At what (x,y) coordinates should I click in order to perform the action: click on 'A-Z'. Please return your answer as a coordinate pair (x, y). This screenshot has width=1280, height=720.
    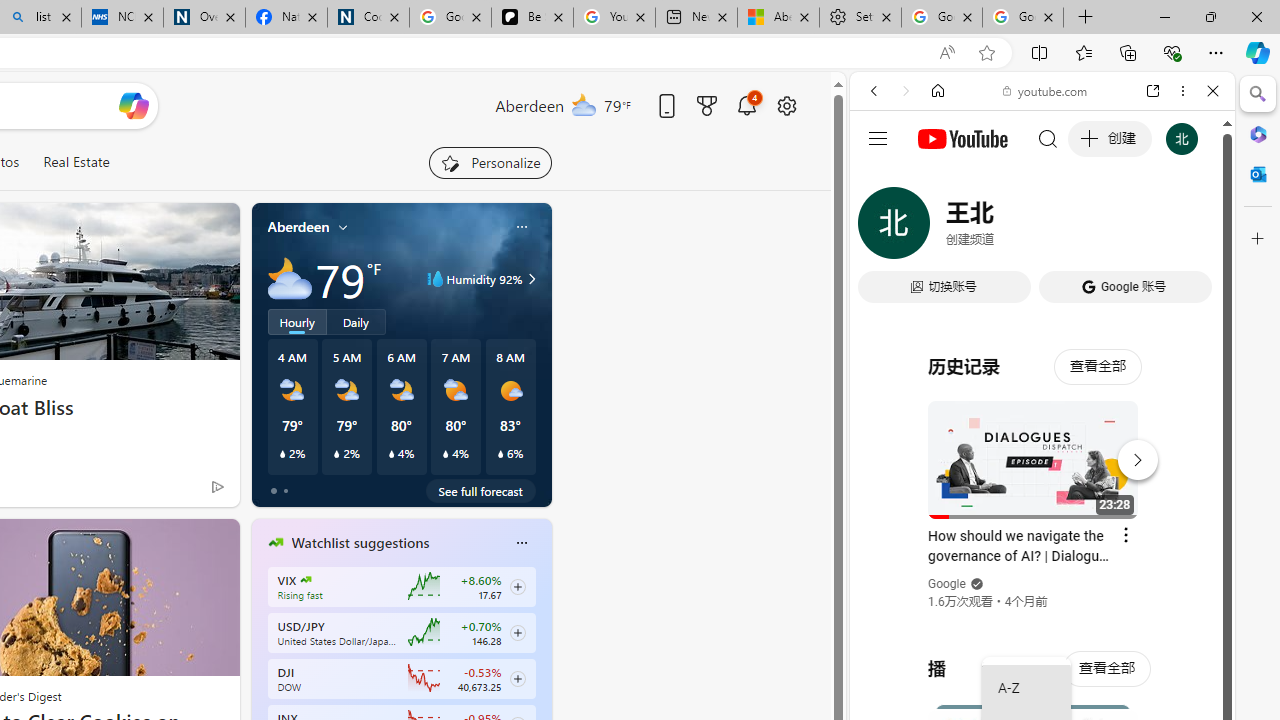
    Looking at the image, I should click on (1026, 688).